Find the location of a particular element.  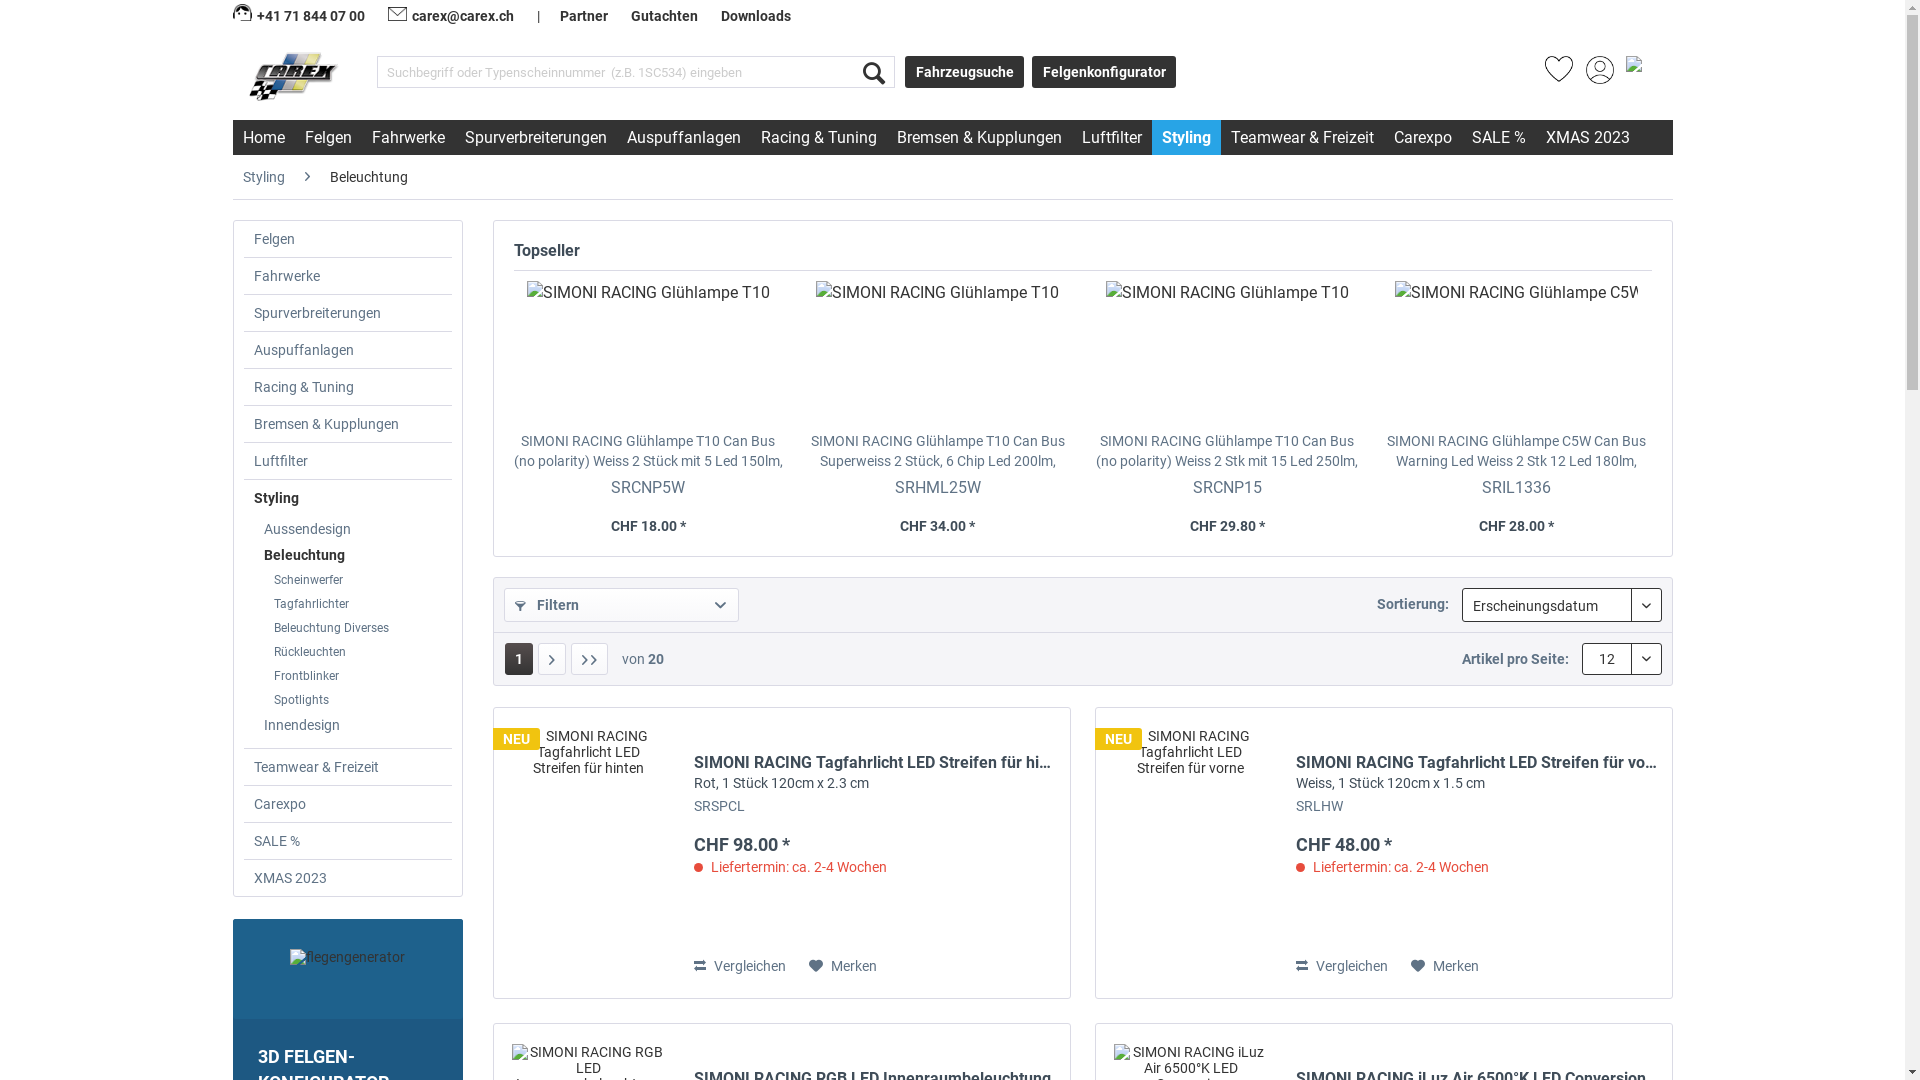

'XMAS 2023' is located at coordinates (347, 877).